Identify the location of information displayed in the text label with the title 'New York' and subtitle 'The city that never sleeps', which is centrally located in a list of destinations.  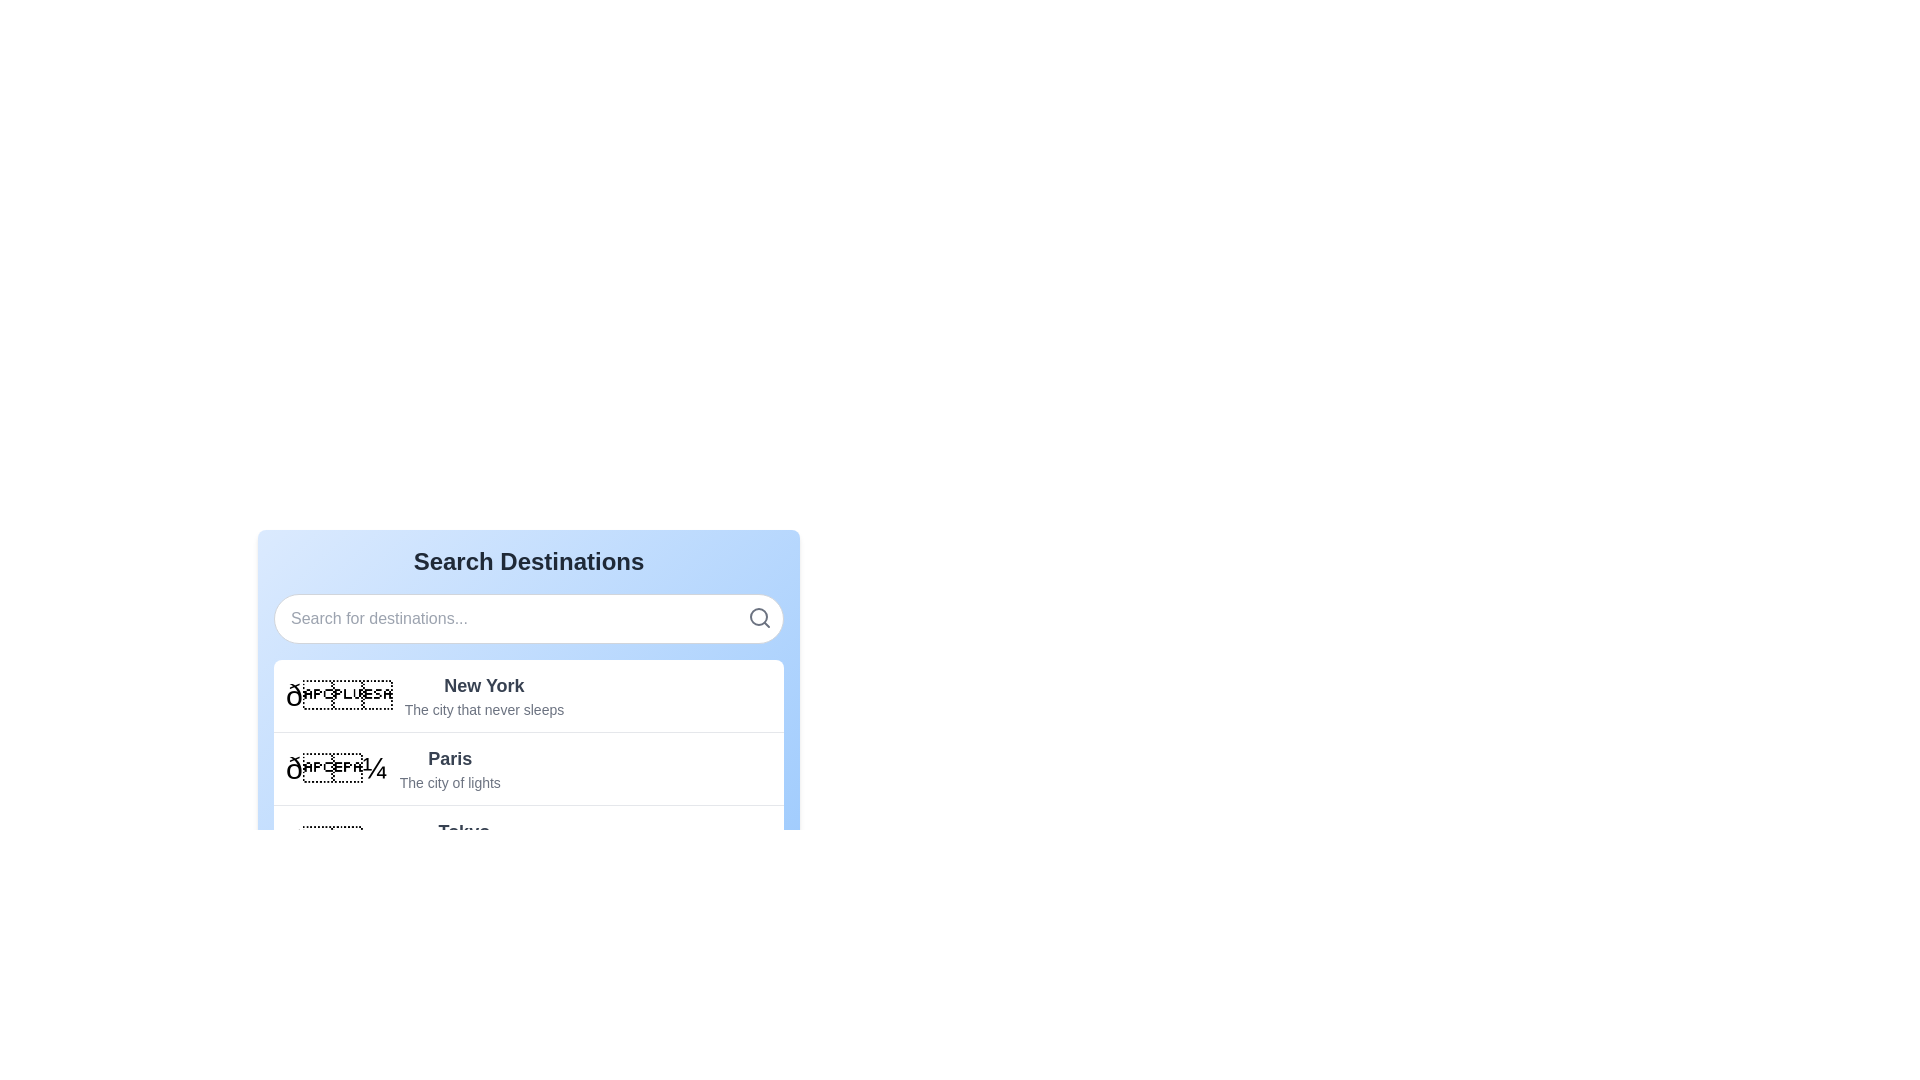
(484, 694).